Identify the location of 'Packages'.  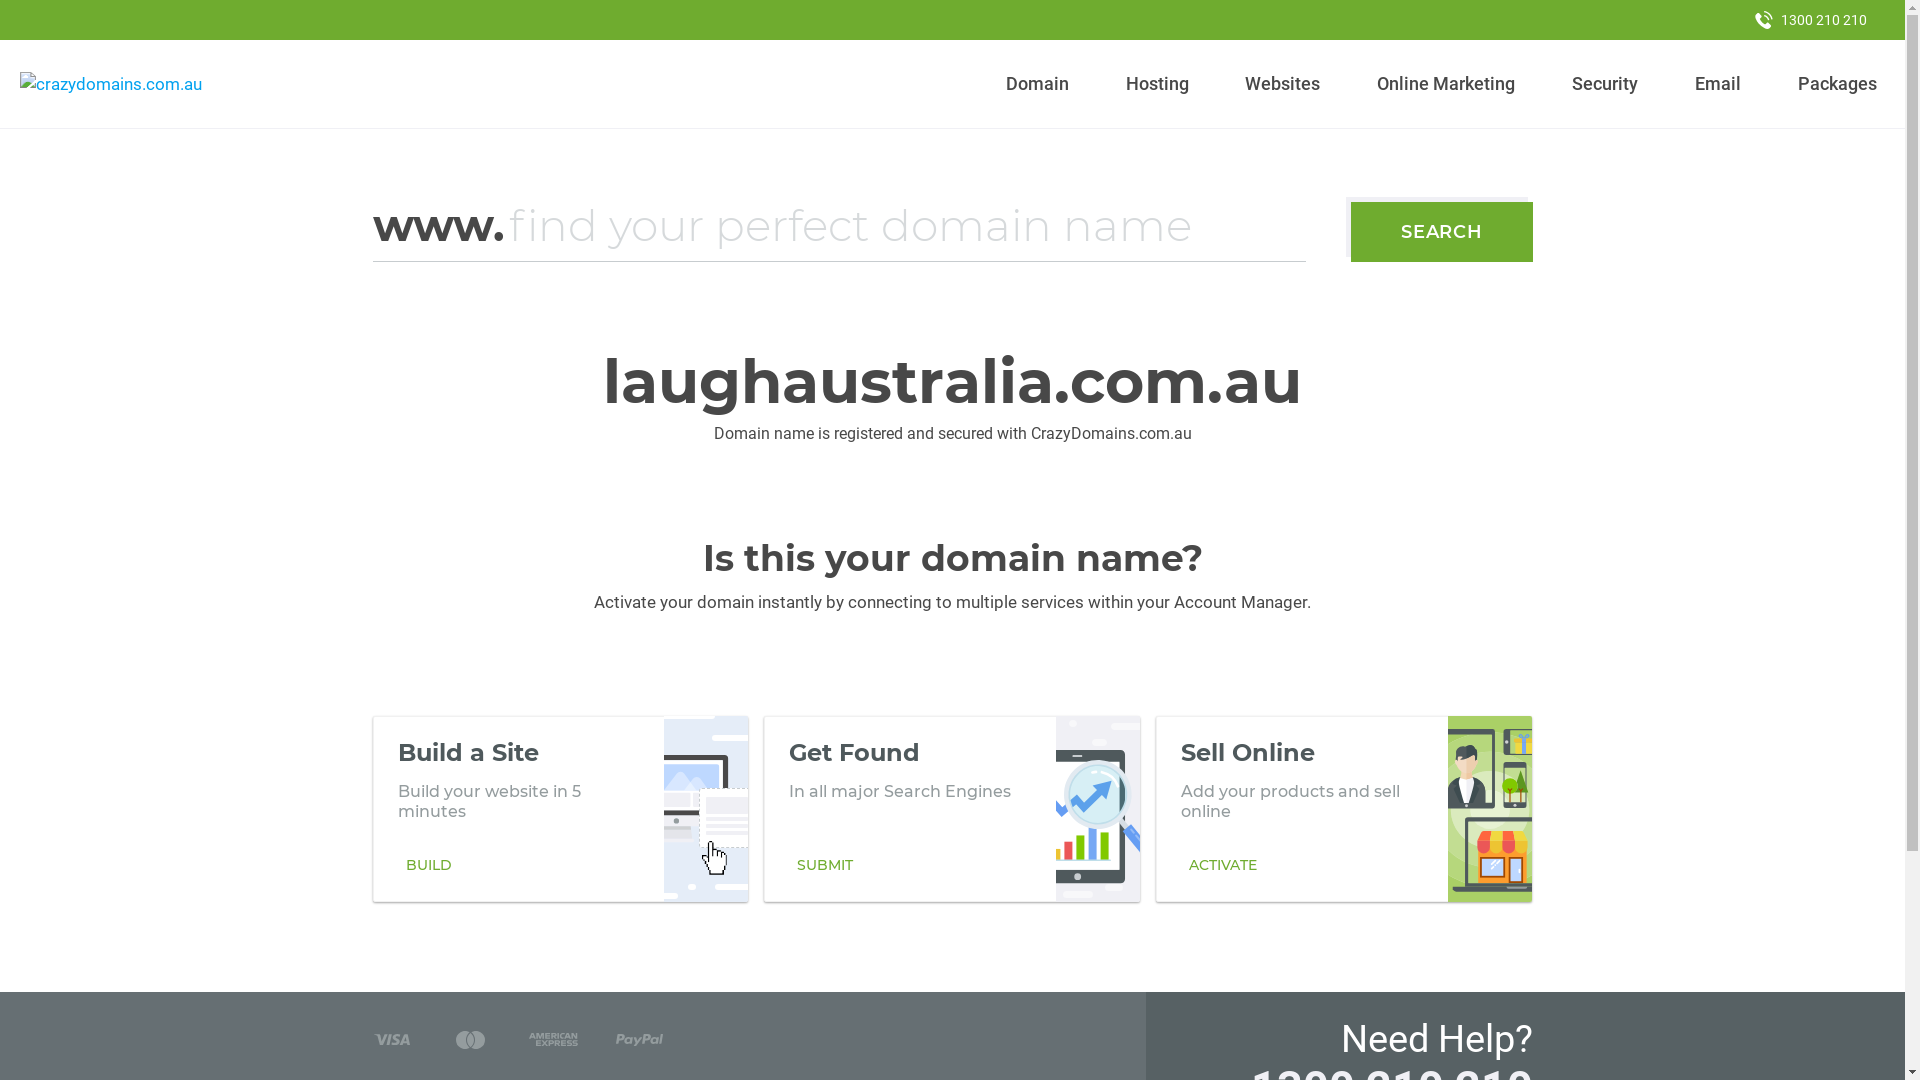
(1789, 83).